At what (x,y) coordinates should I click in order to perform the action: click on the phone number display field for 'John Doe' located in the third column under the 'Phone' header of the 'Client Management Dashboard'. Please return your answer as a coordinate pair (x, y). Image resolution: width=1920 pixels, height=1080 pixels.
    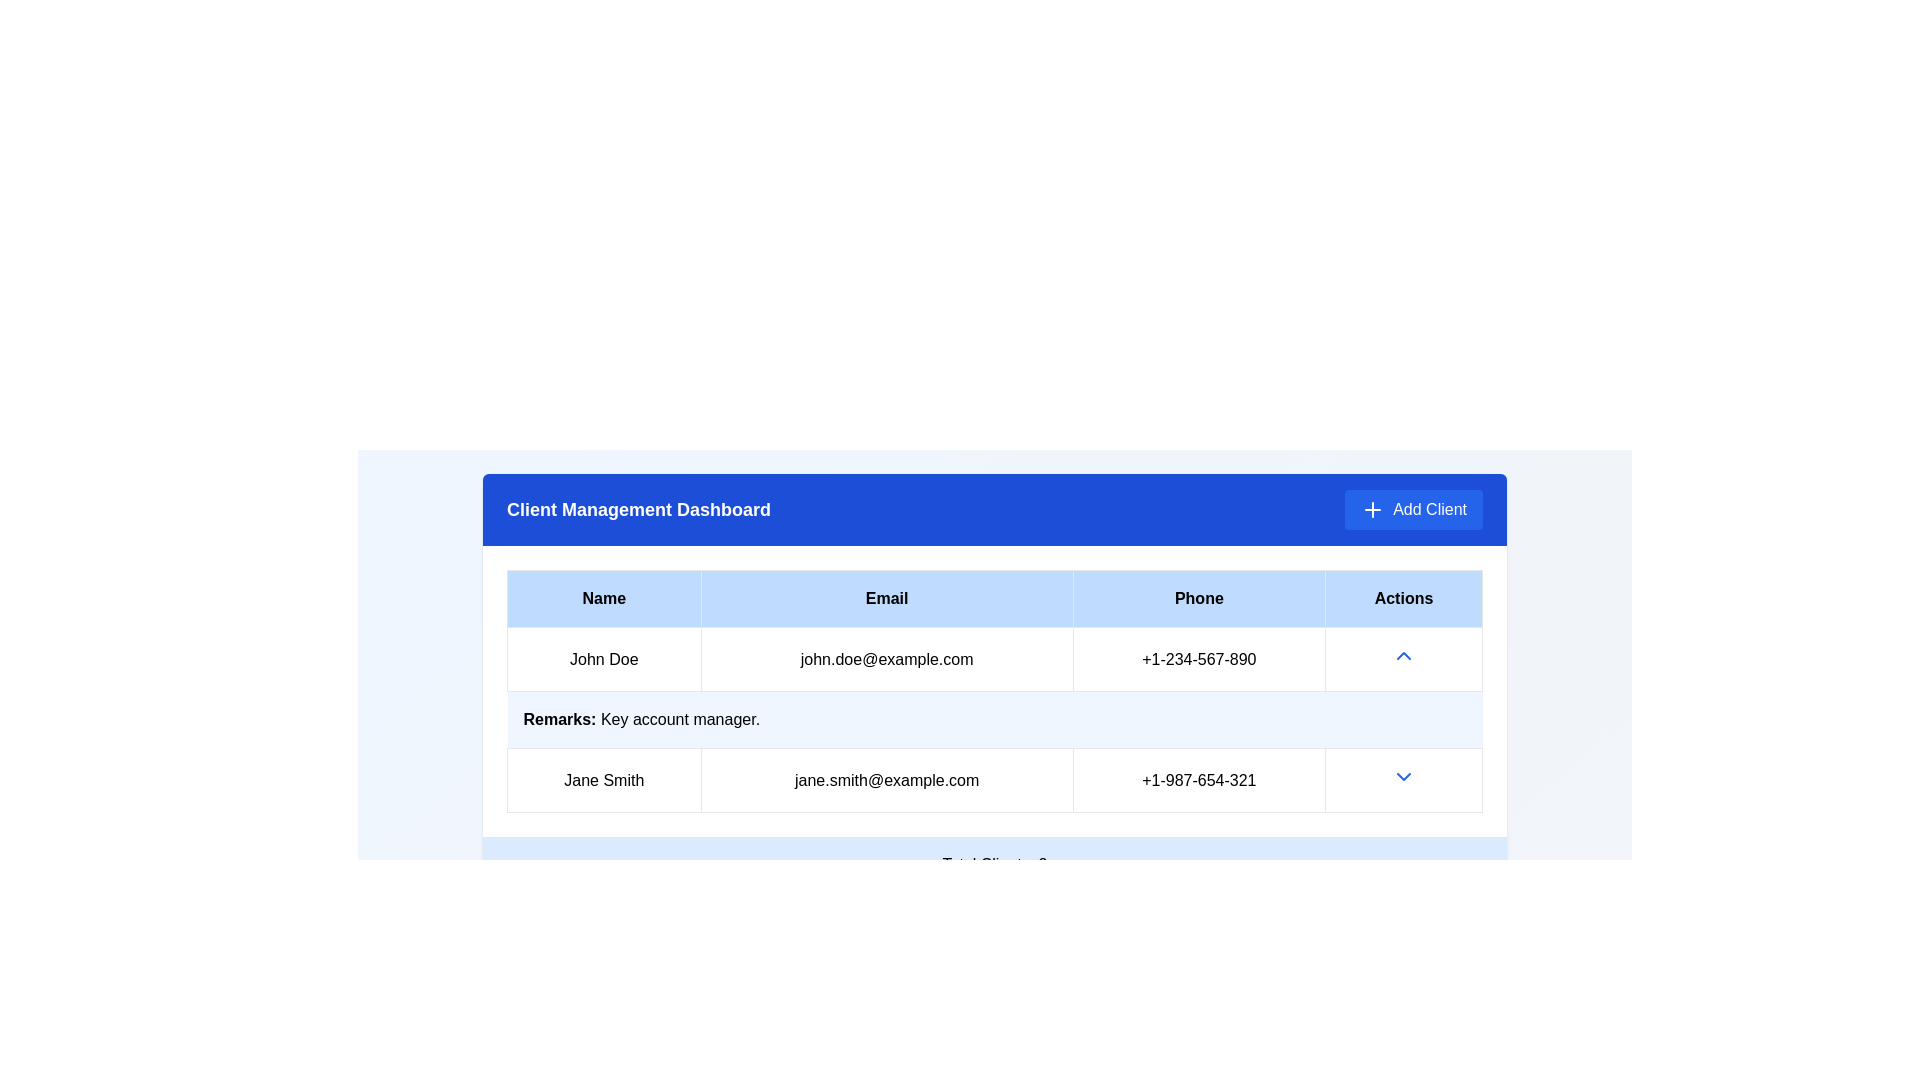
    Looking at the image, I should click on (1199, 659).